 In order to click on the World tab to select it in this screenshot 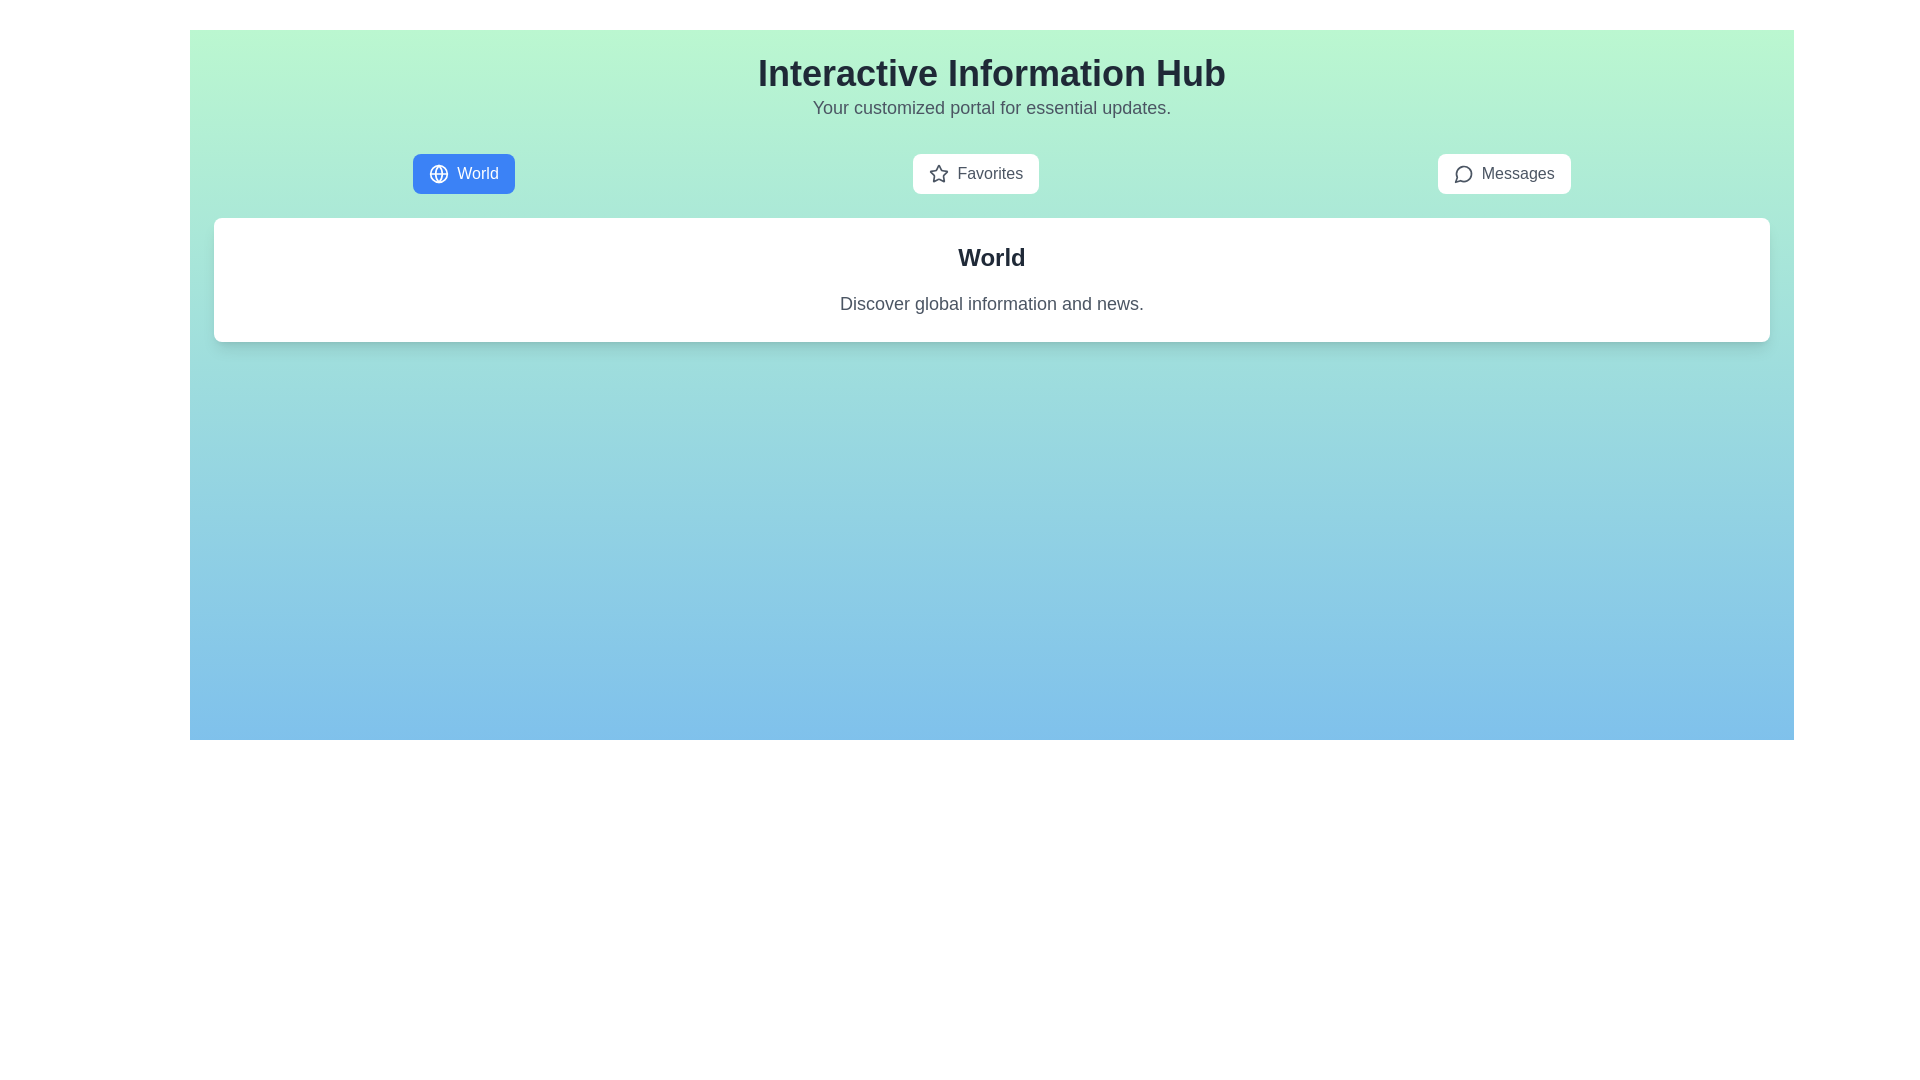, I will do `click(463, 172)`.